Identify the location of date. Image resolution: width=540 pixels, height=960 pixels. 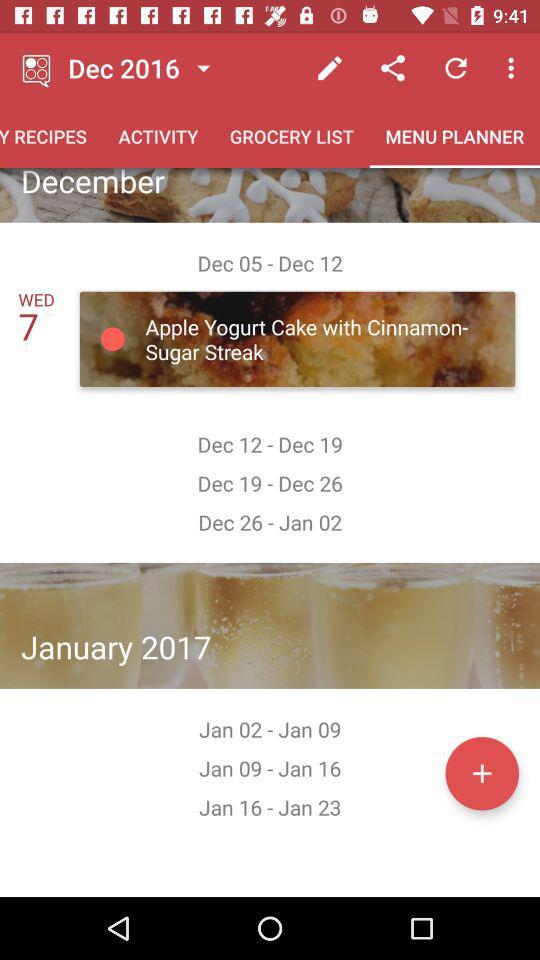
(481, 772).